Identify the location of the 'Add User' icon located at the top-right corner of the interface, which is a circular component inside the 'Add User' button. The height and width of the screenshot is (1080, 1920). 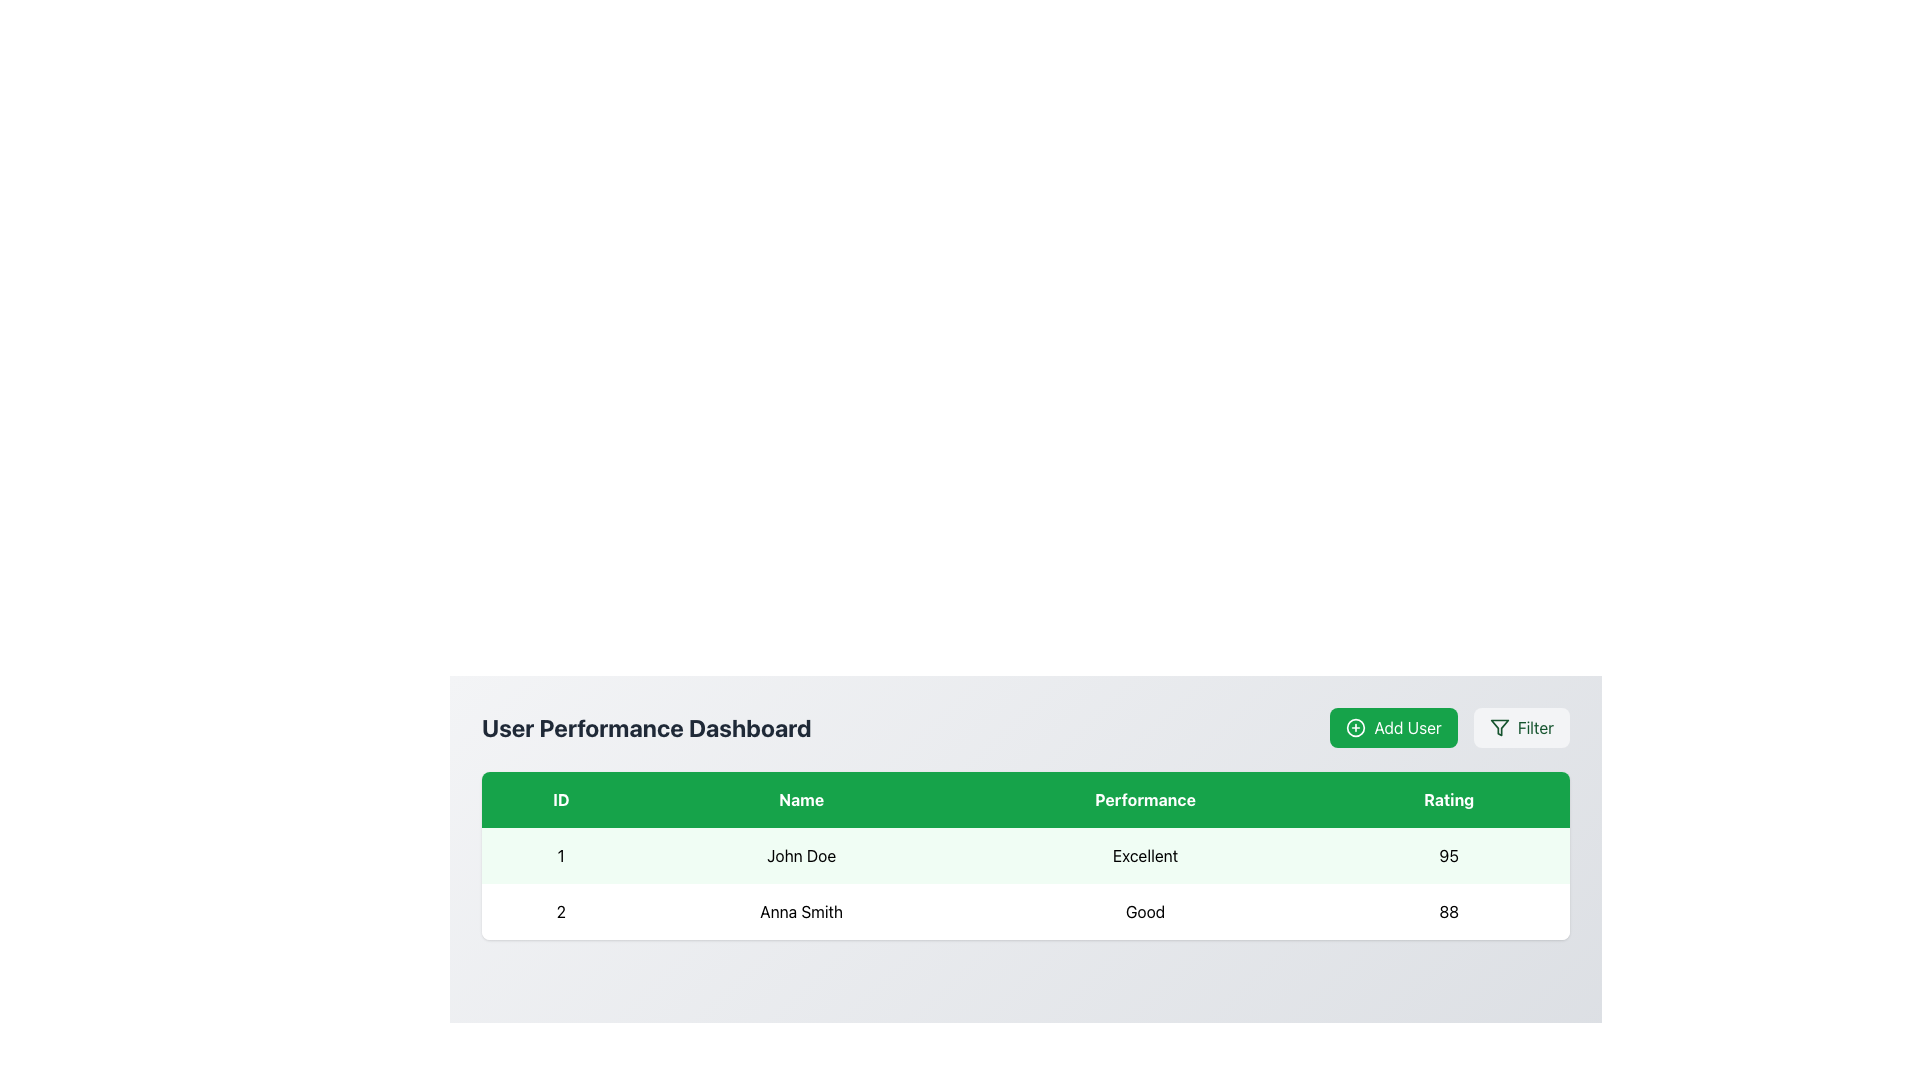
(1356, 728).